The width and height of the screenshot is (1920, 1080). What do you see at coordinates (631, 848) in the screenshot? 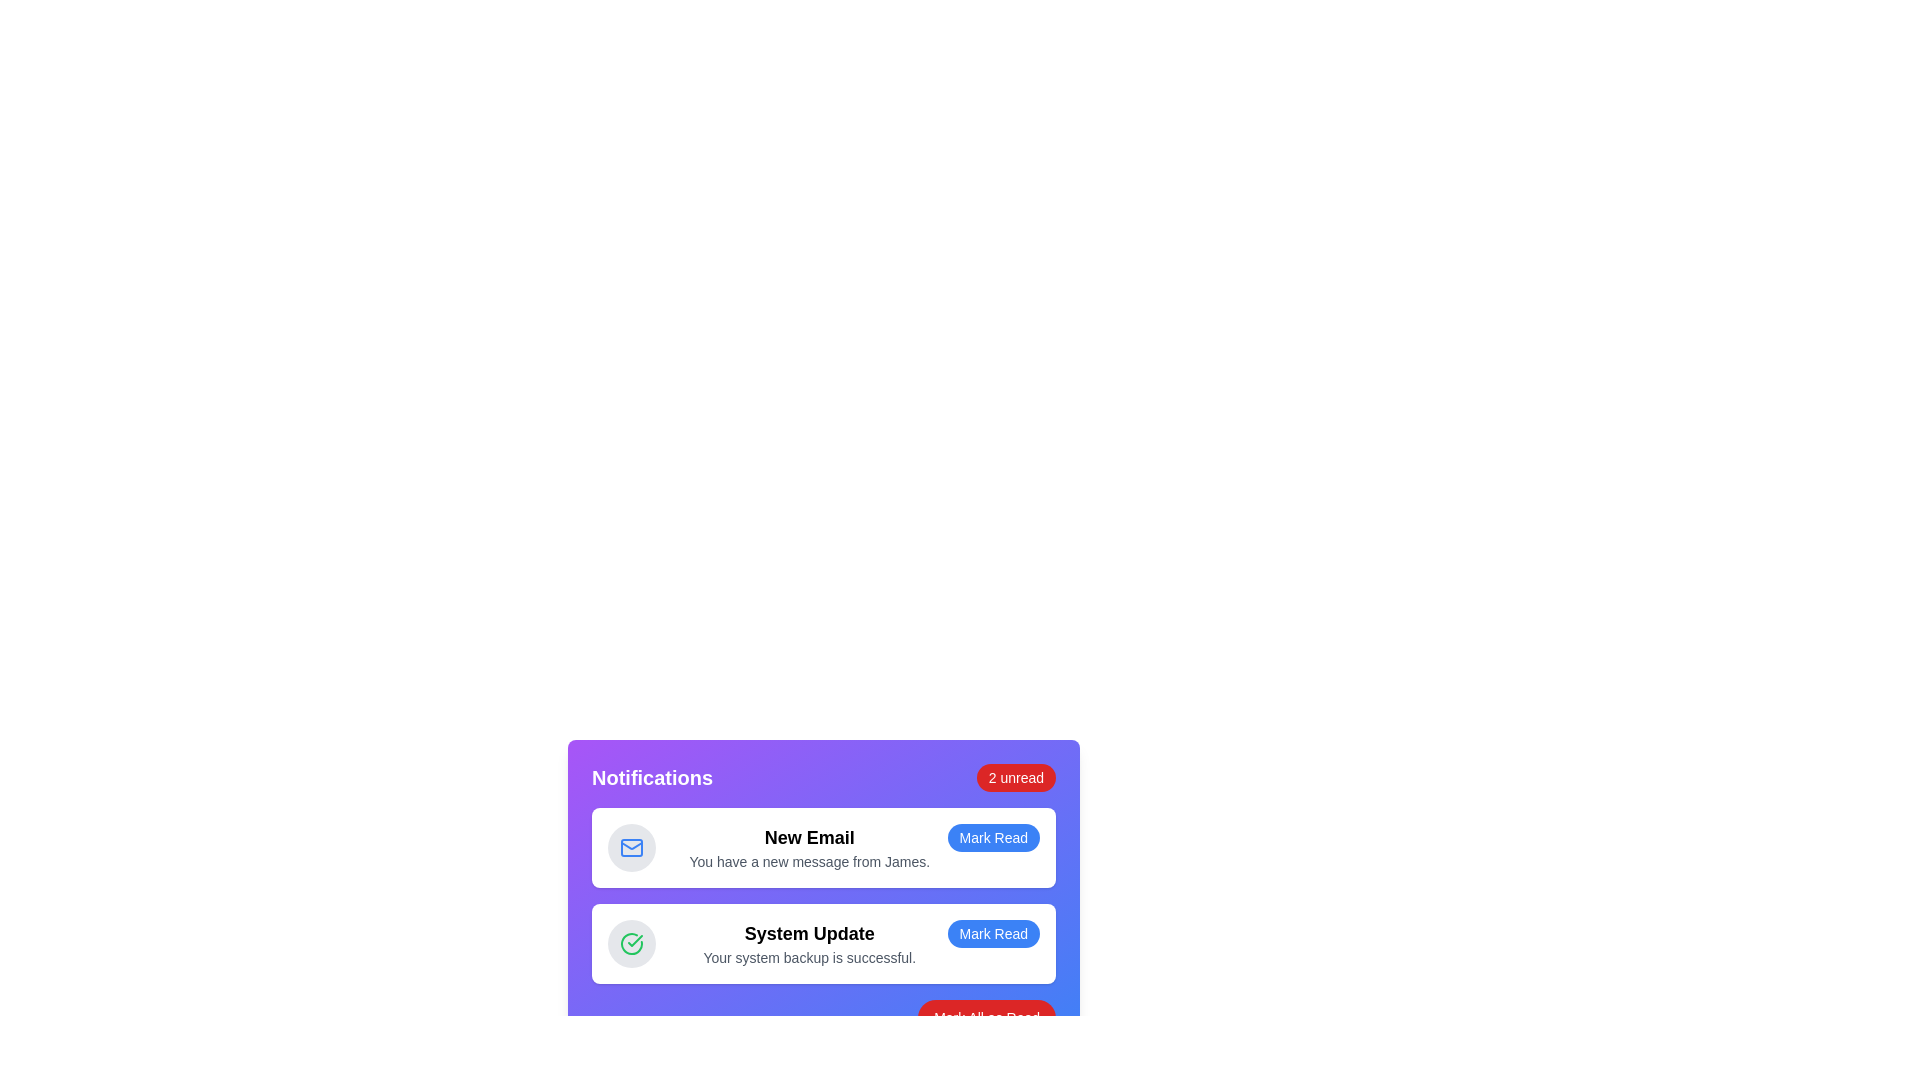
I see `the 'New Email' notification icon located in the top-left corner of the notification card within the notifications panel` at bounding box center [631, 848].